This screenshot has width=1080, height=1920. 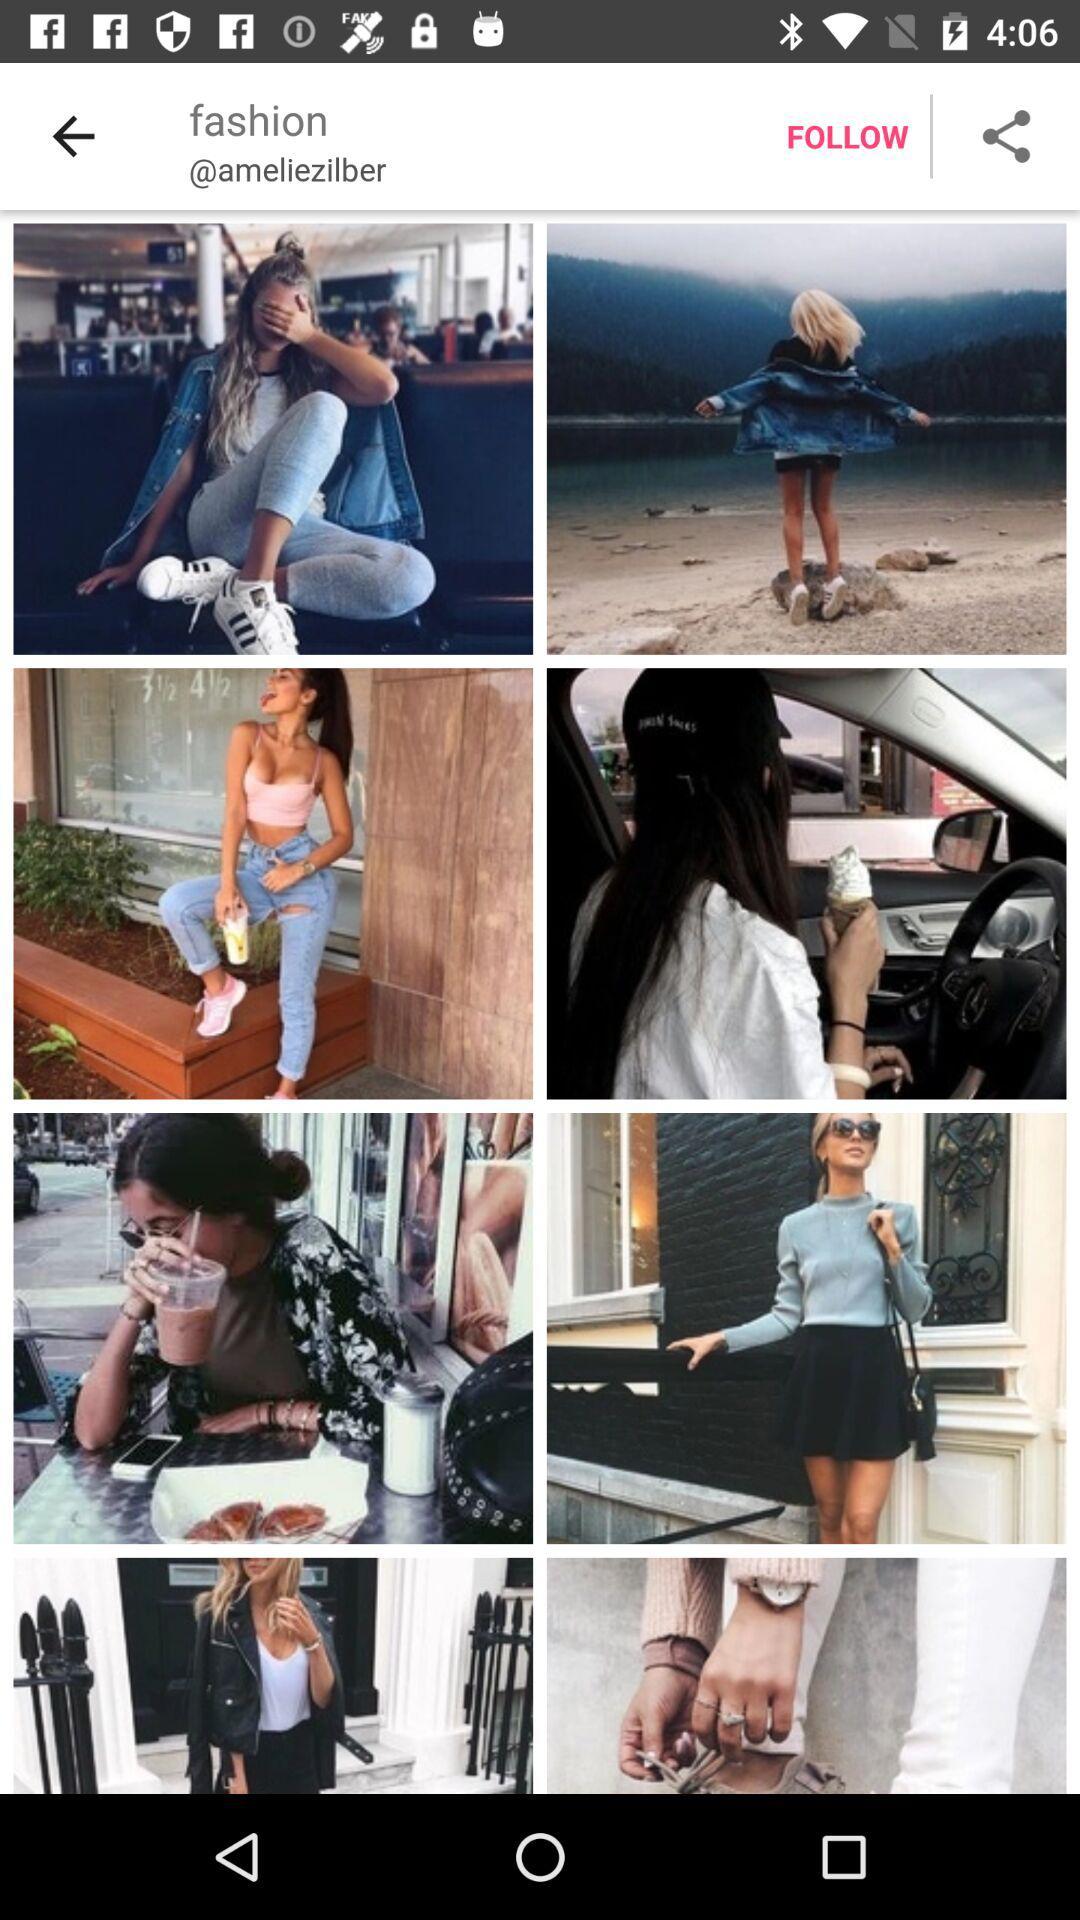 I want to click on follow, so click(x=847, y=135).